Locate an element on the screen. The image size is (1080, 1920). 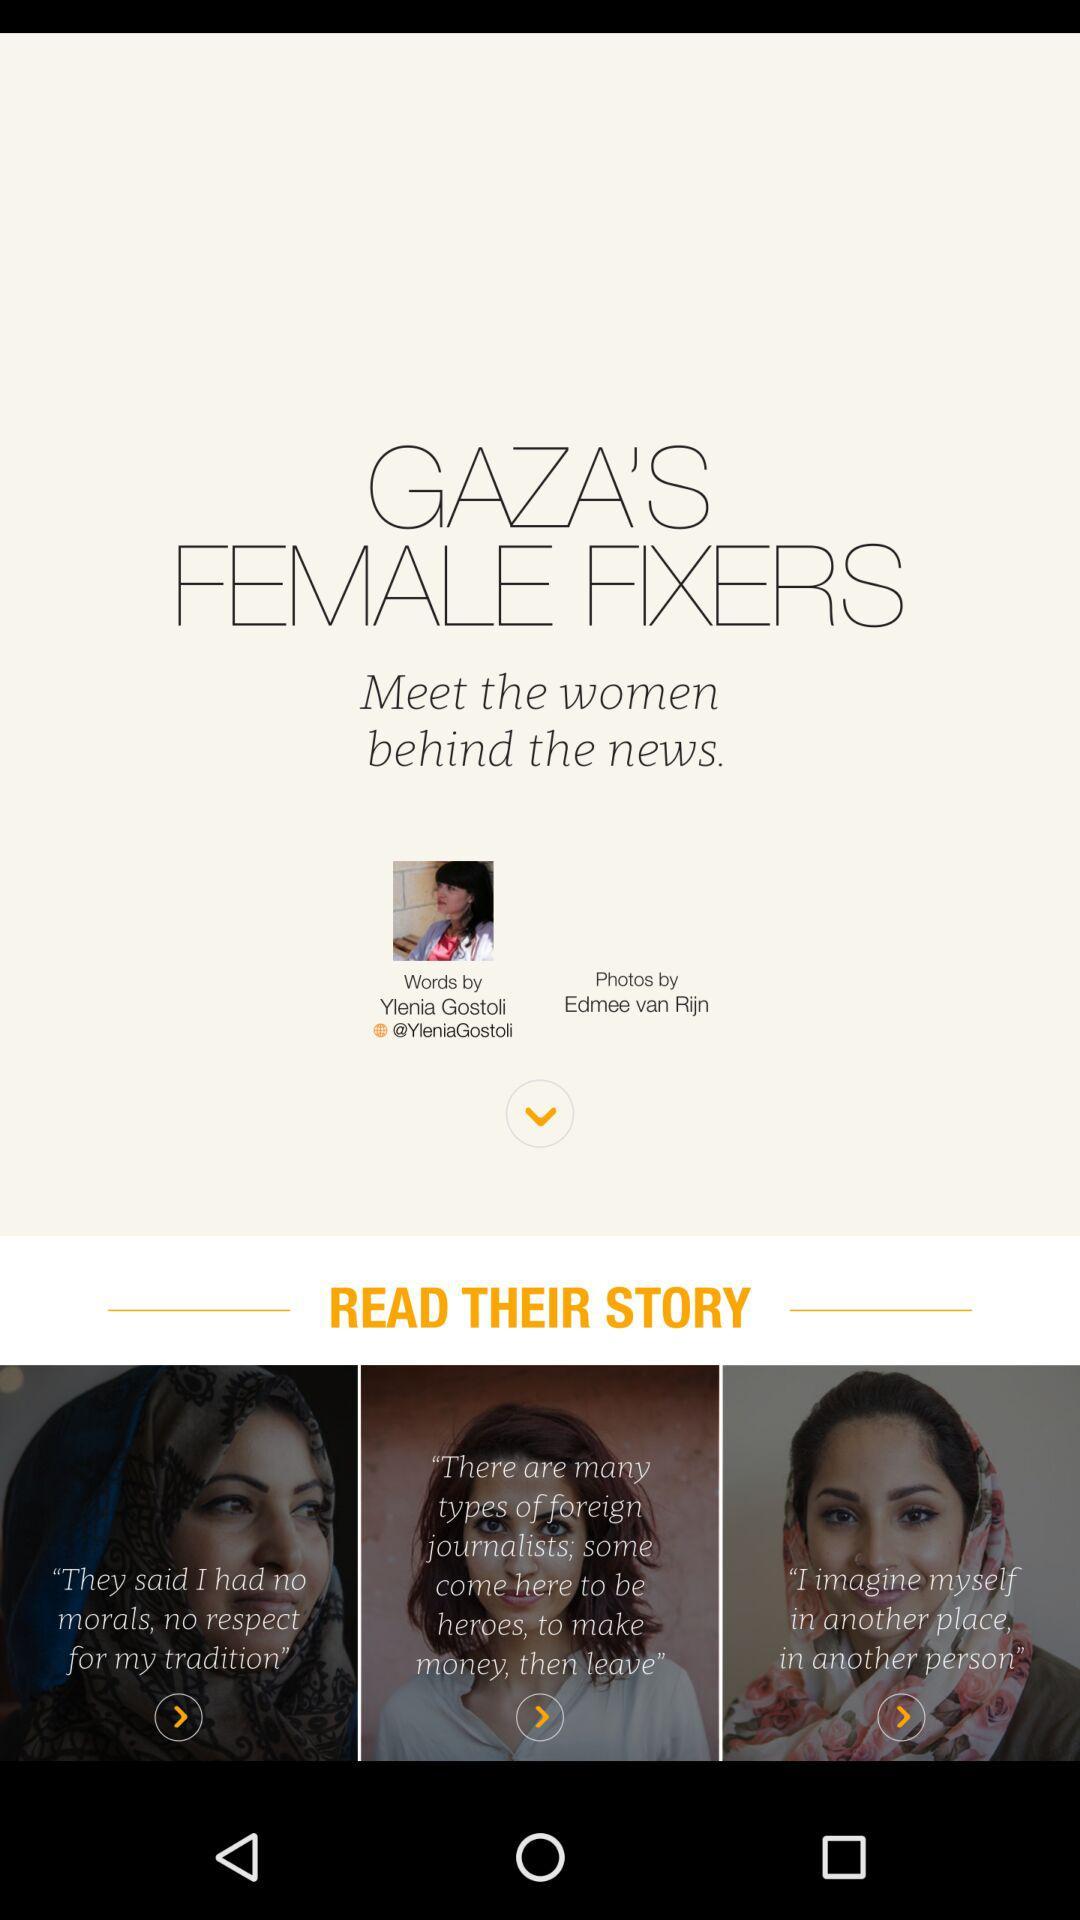
the expand_more icon is located at coordinates (540, 1191).